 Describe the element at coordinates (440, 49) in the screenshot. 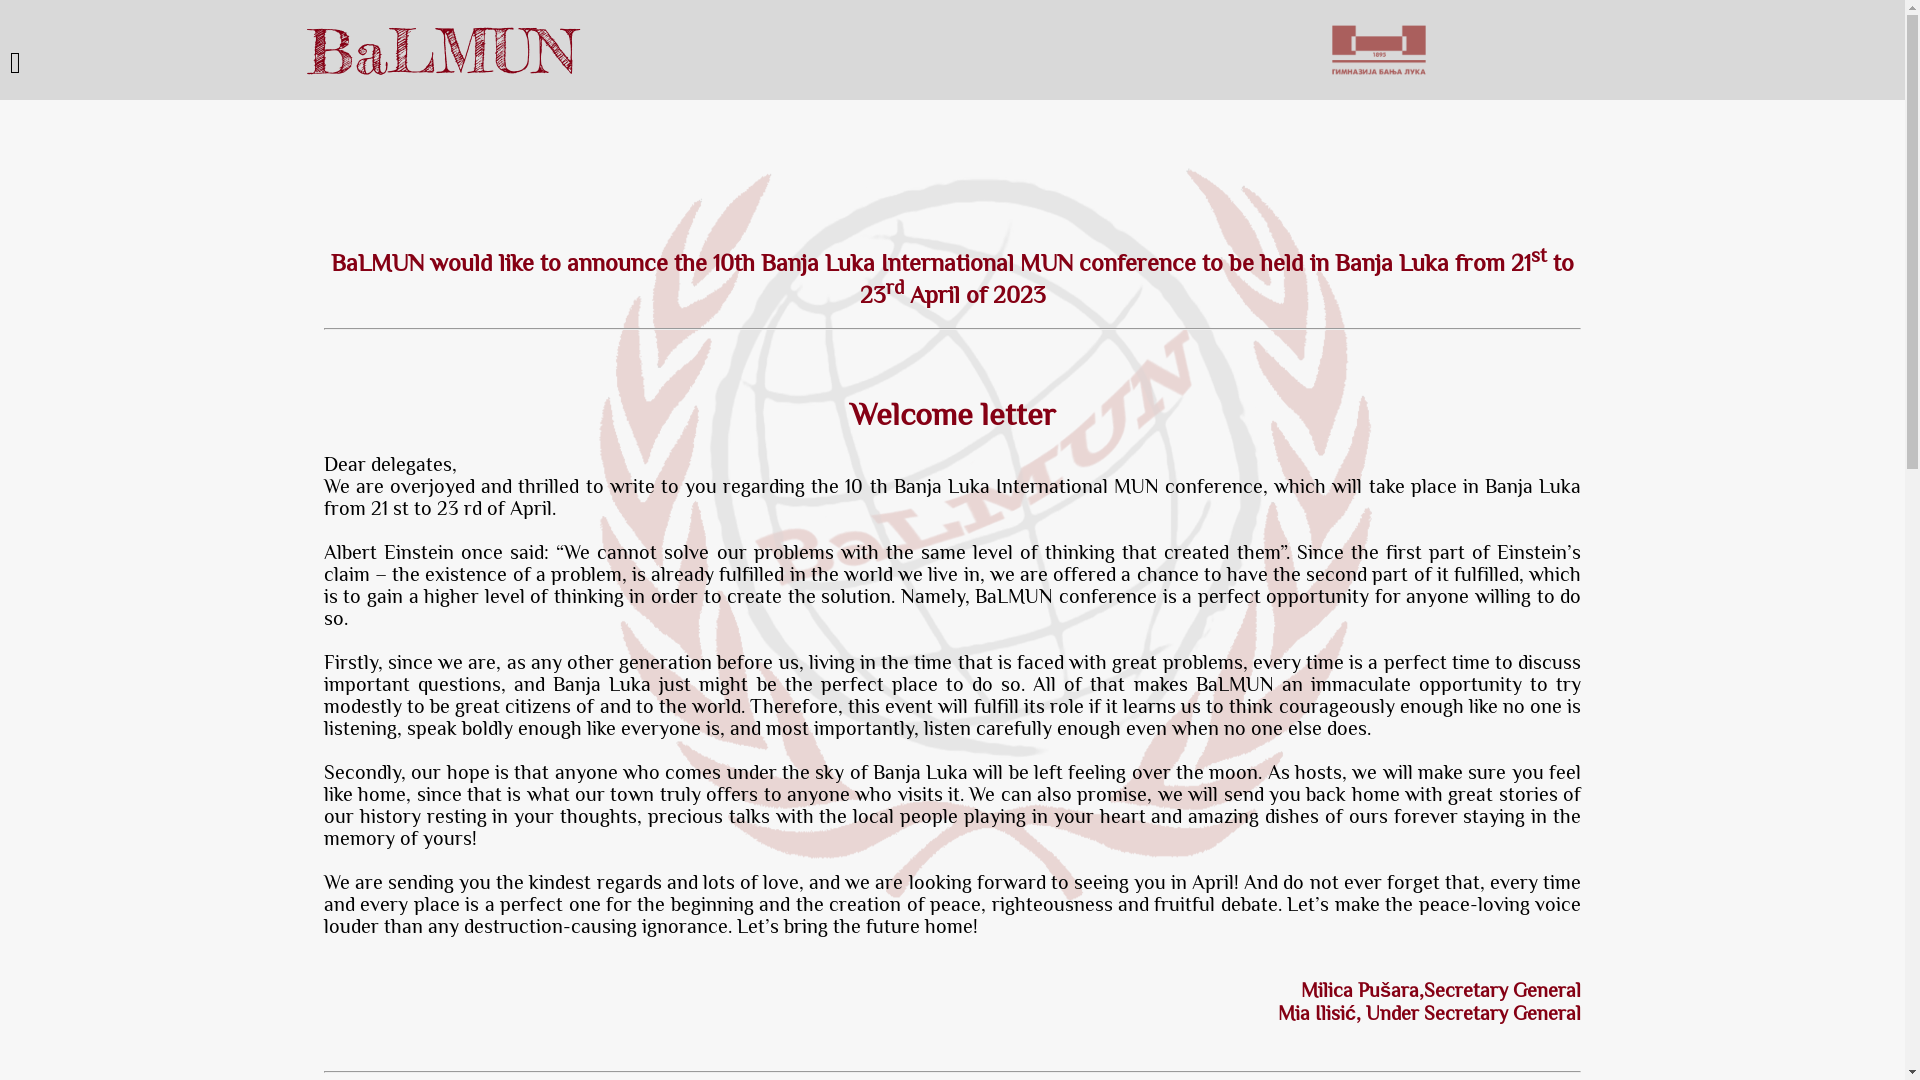

I see `'BaLMUN'` at that location.